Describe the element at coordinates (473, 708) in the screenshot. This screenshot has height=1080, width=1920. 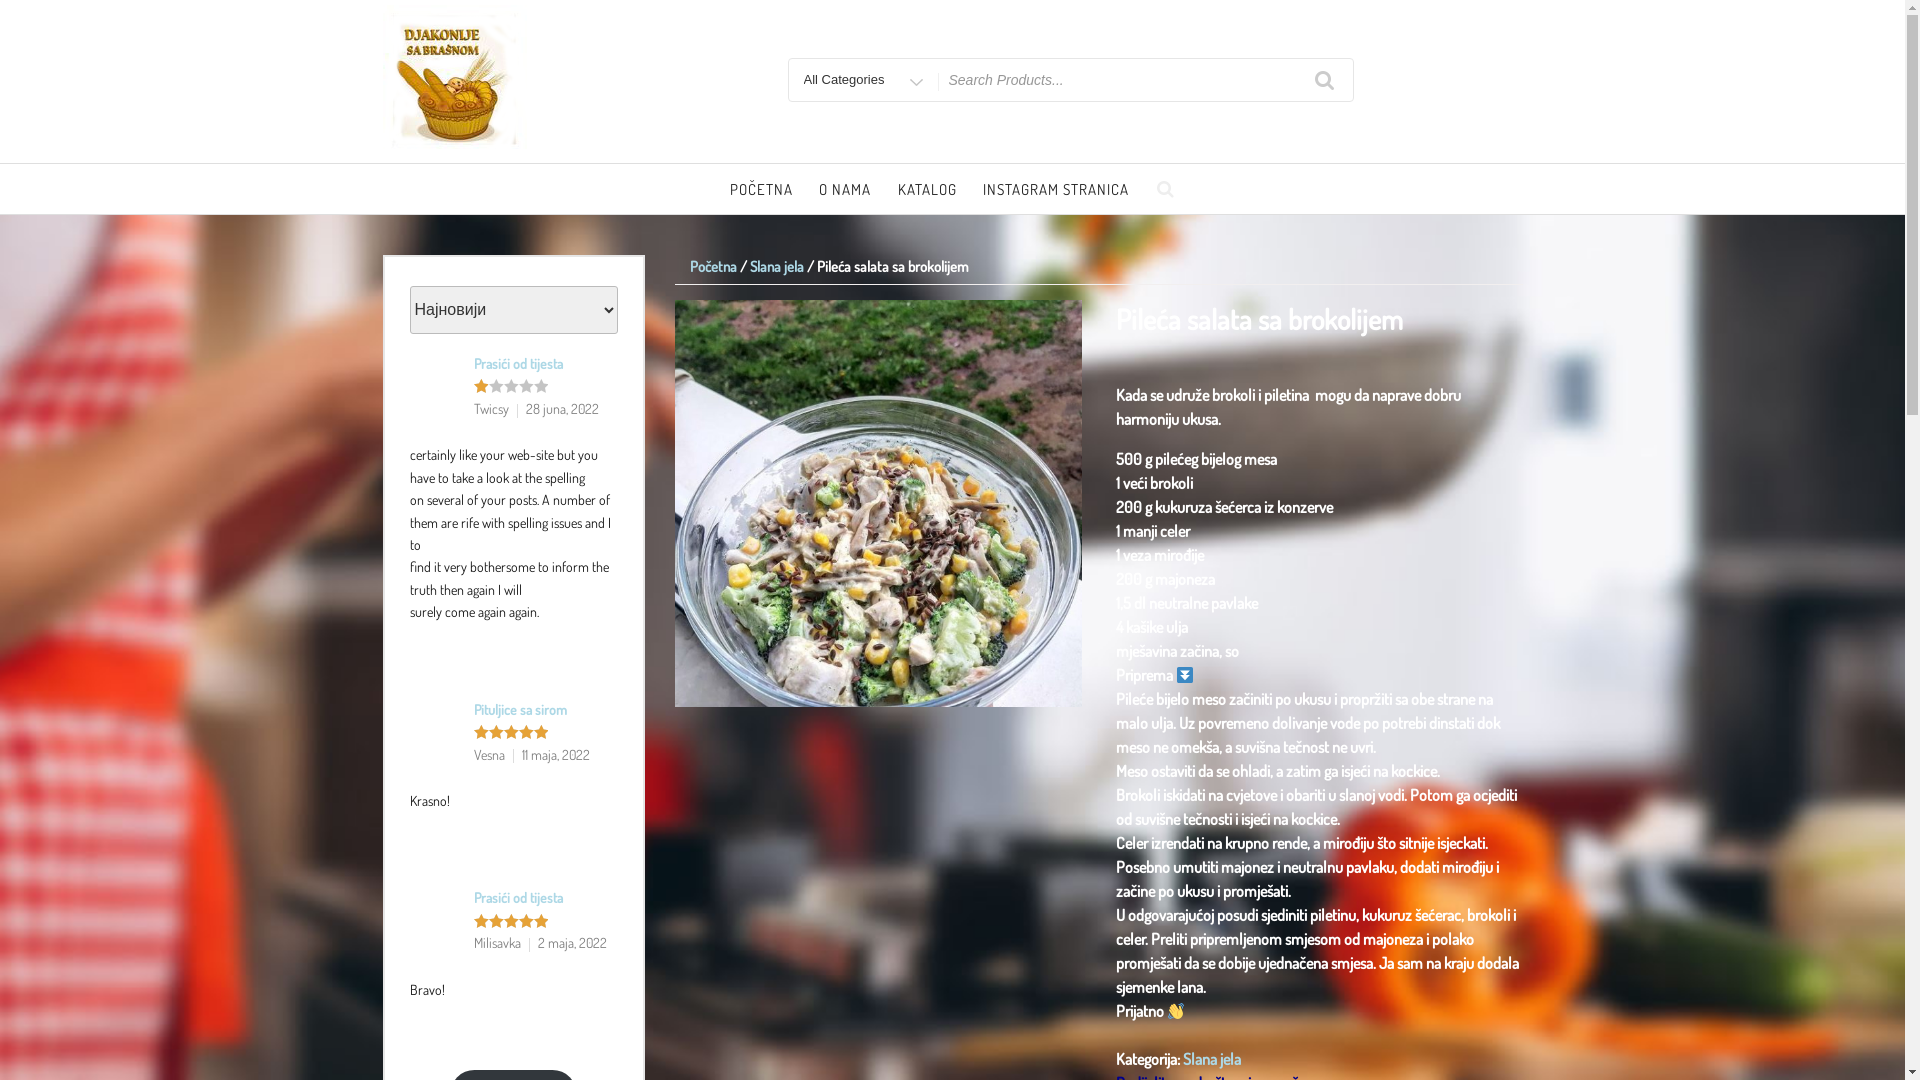
I see `'Pituljice sa sirom'` at that location.